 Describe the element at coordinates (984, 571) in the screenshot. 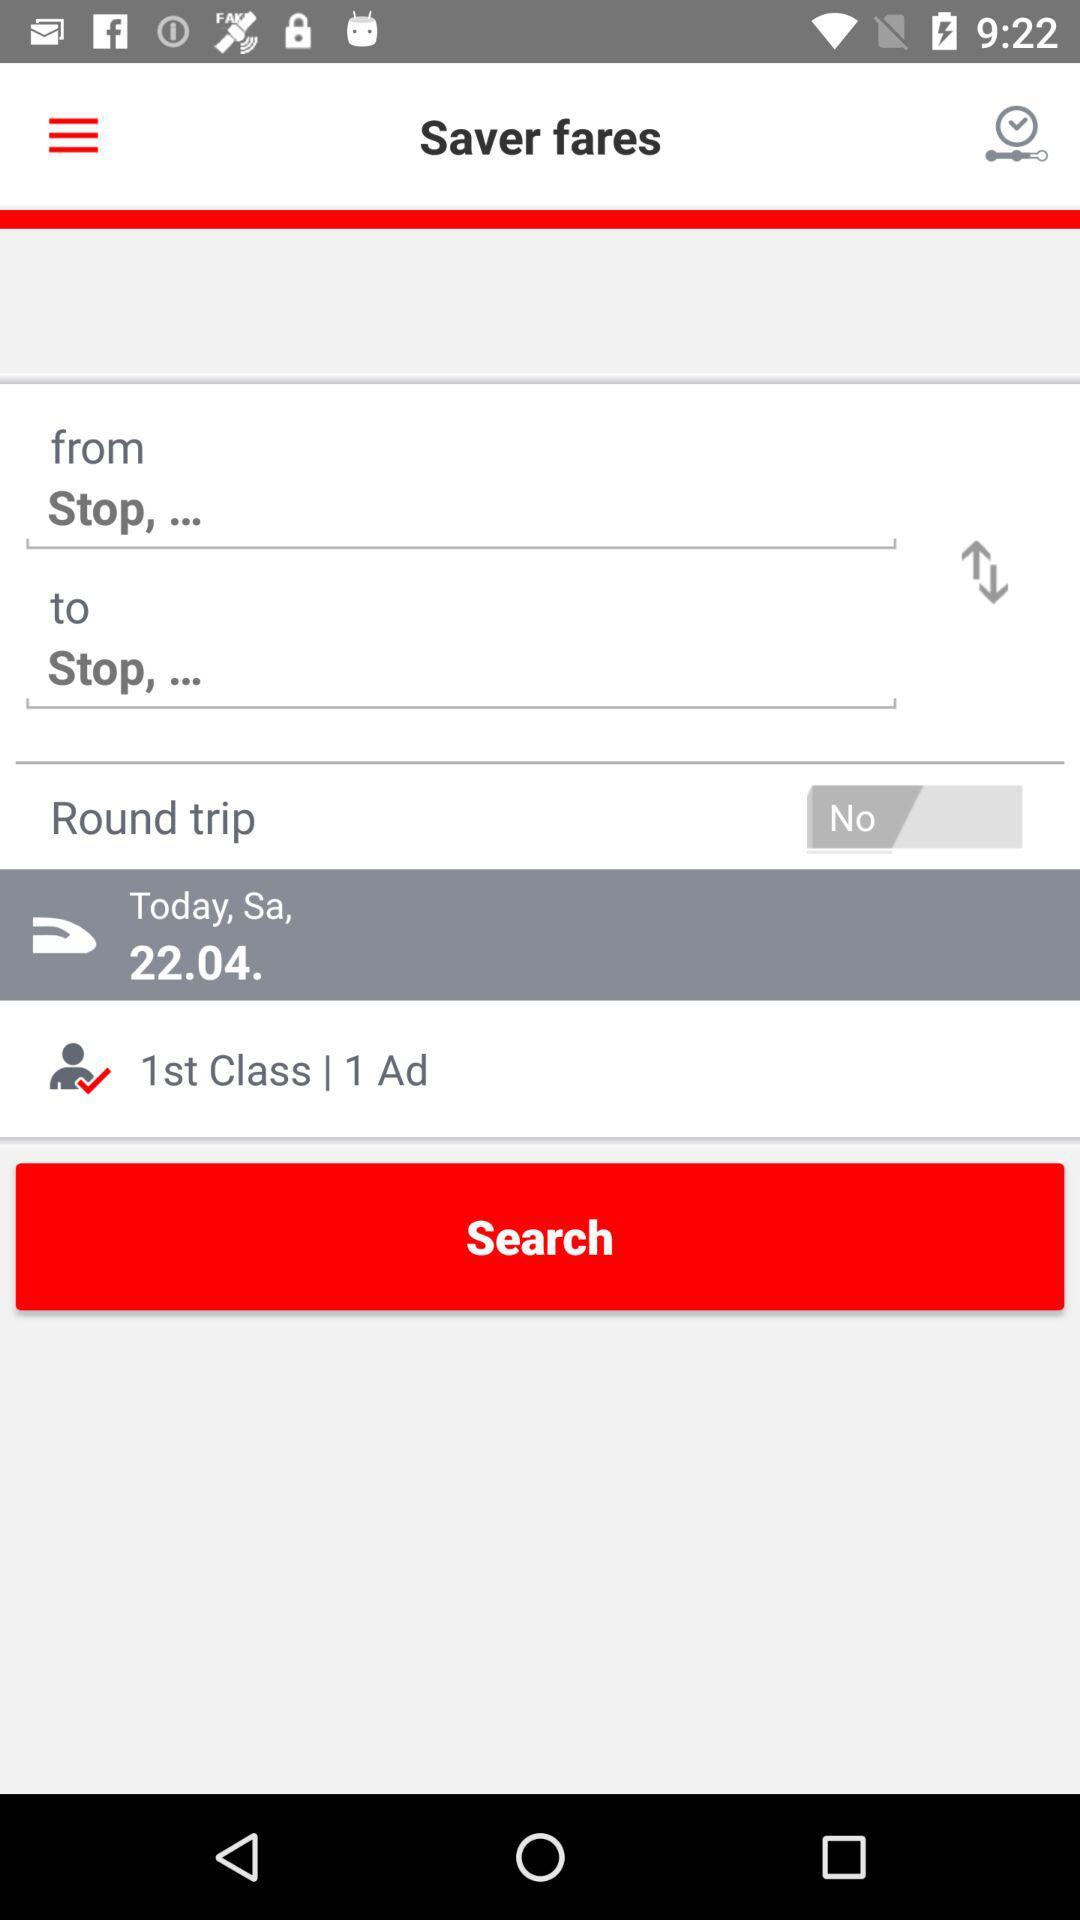

I see `the swap icon` at that location.